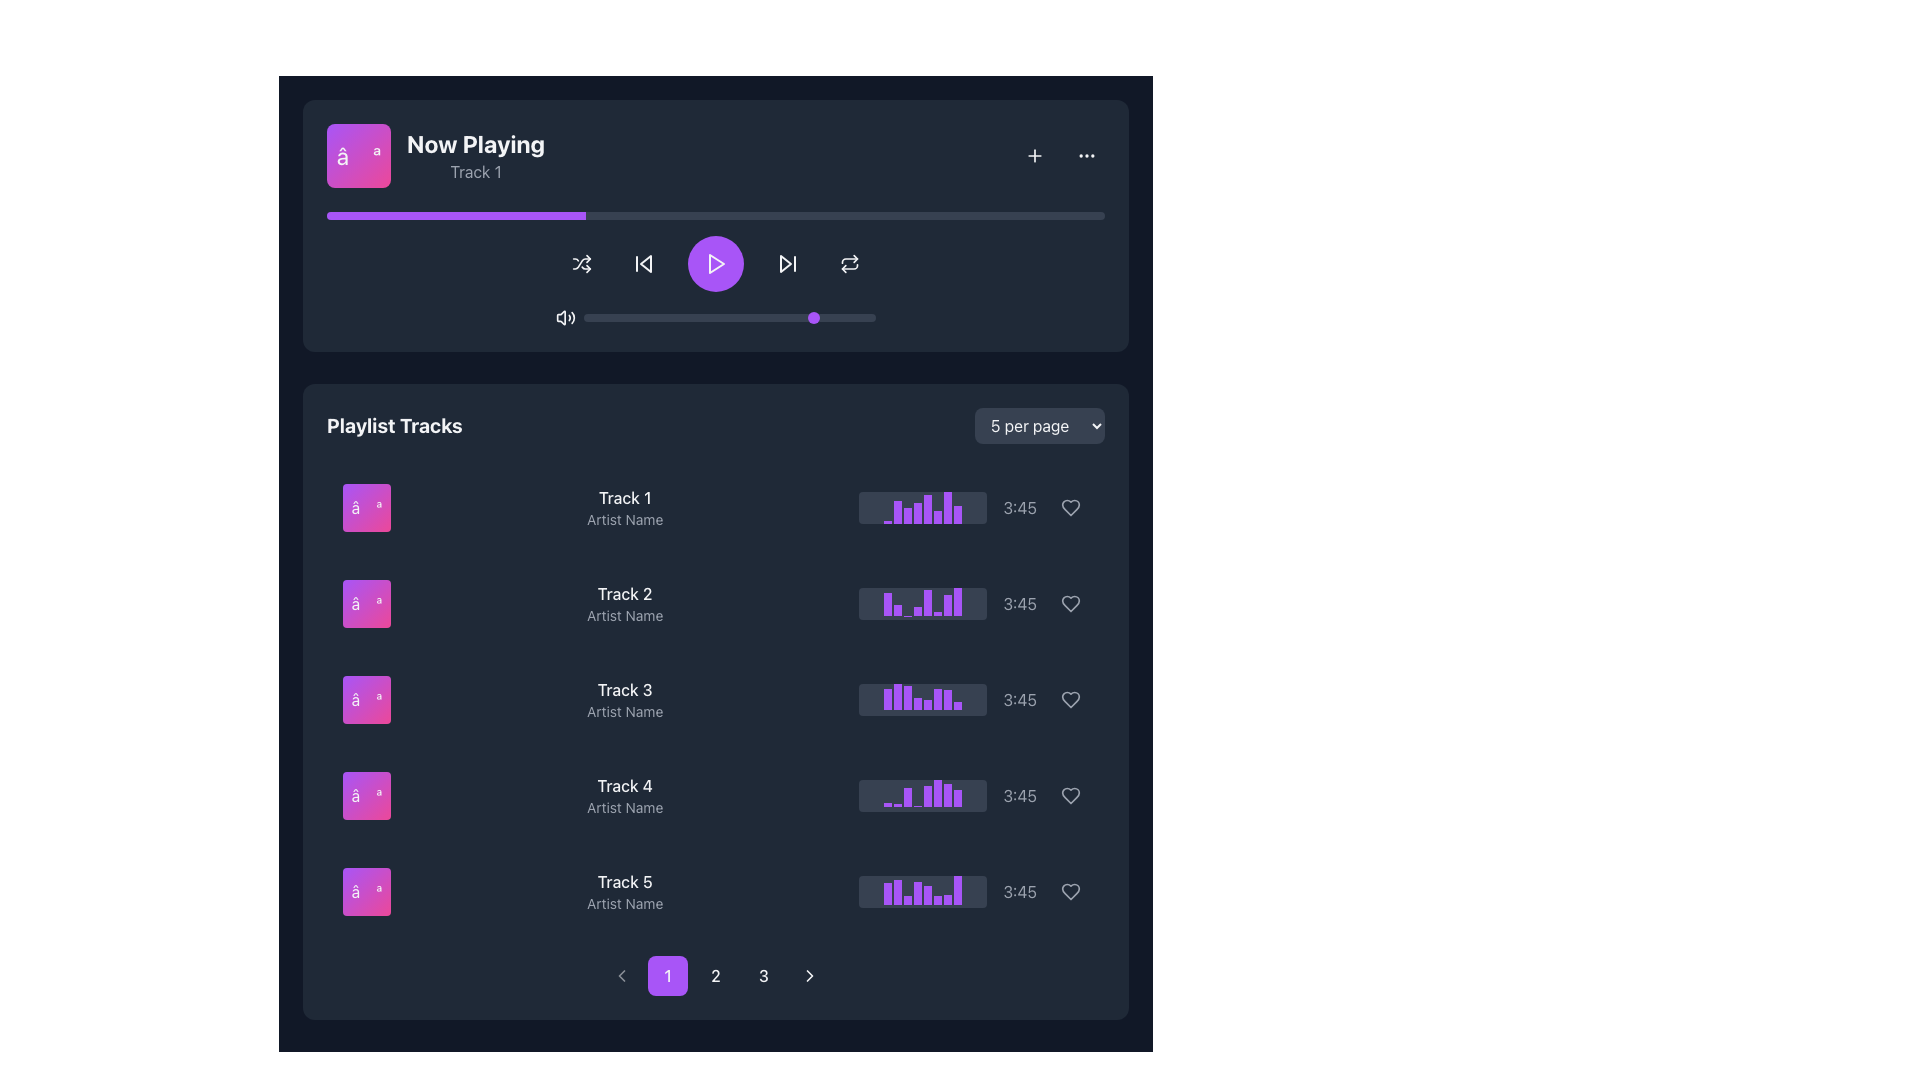 The image size is (1920, 1080). What do you see at coordinates (1069, 698) in the screenshot?
I see `the heart-shaped icon button located to the far right of the 'Track 4' row in the playlist` at bounding box center [1069, 698].